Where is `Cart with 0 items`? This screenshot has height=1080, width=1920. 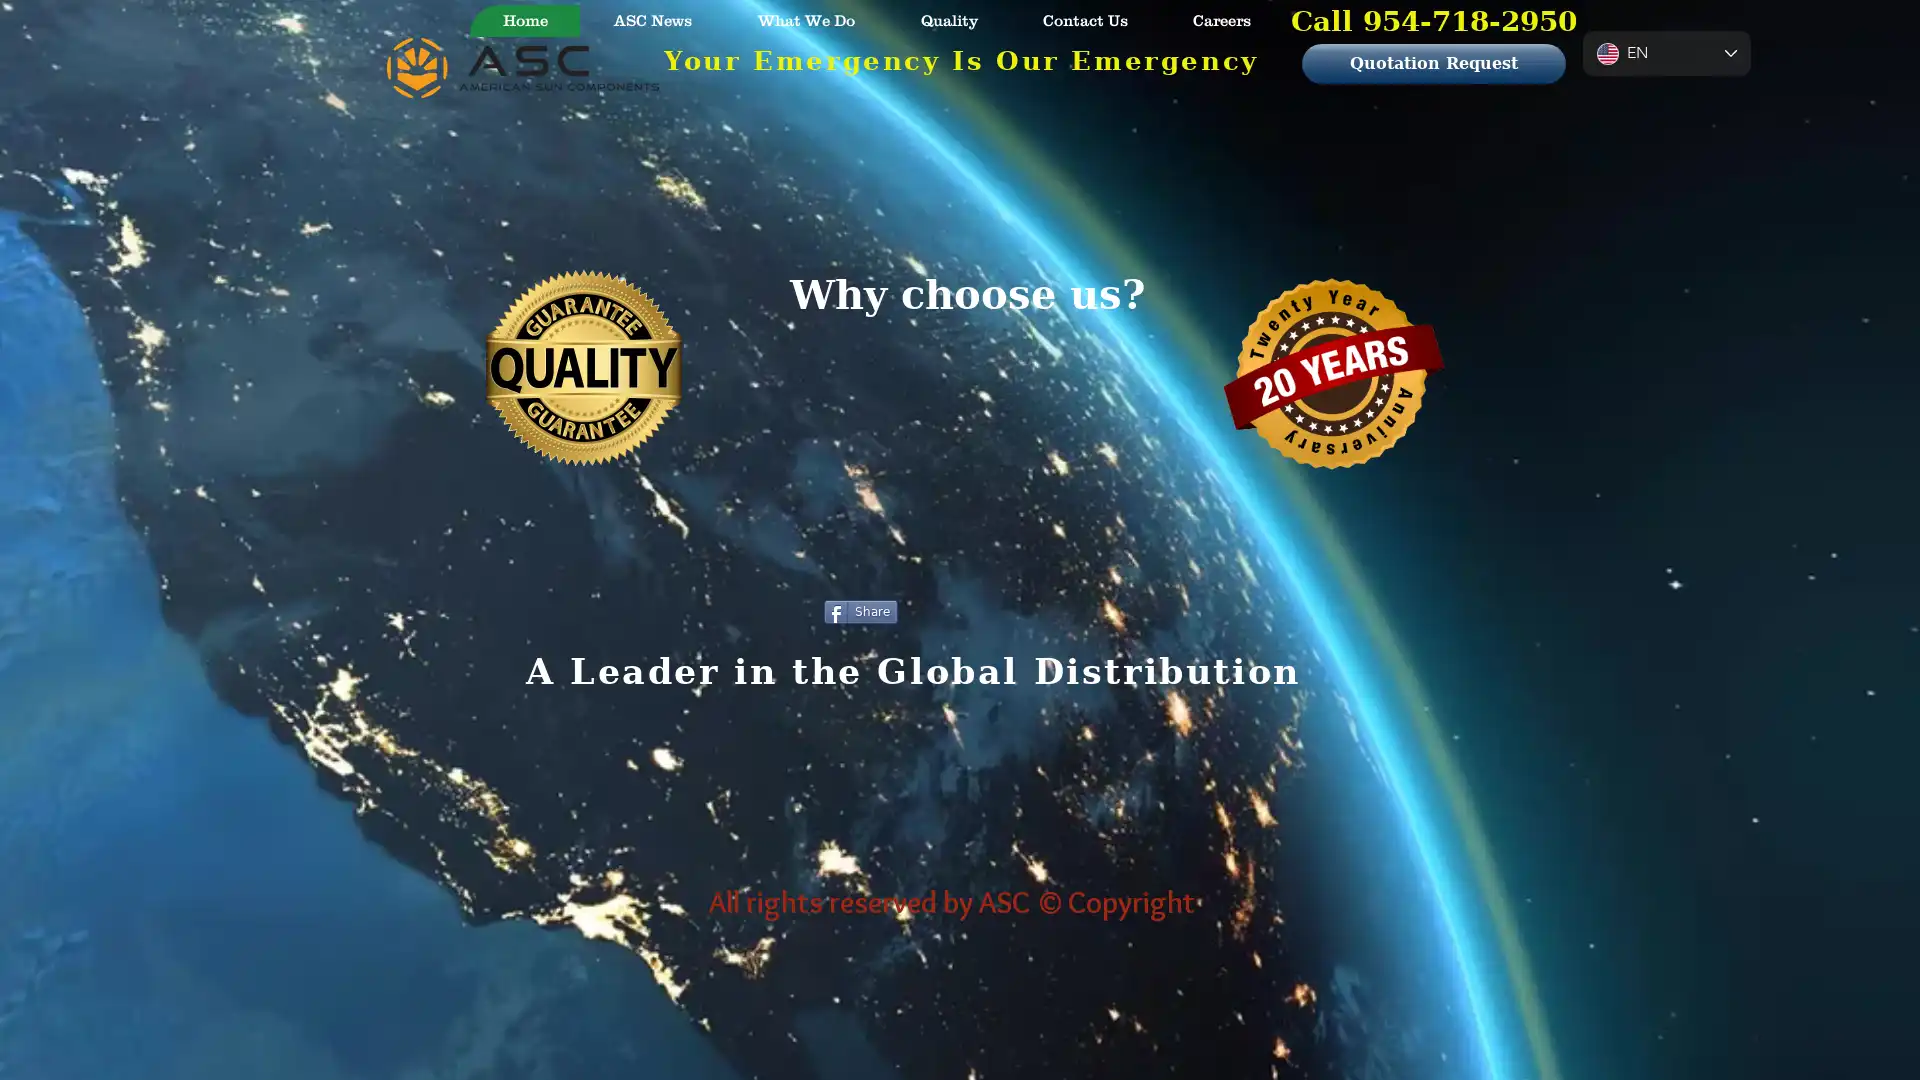 Cart with 0 items is located at coordinates (1437, 41).